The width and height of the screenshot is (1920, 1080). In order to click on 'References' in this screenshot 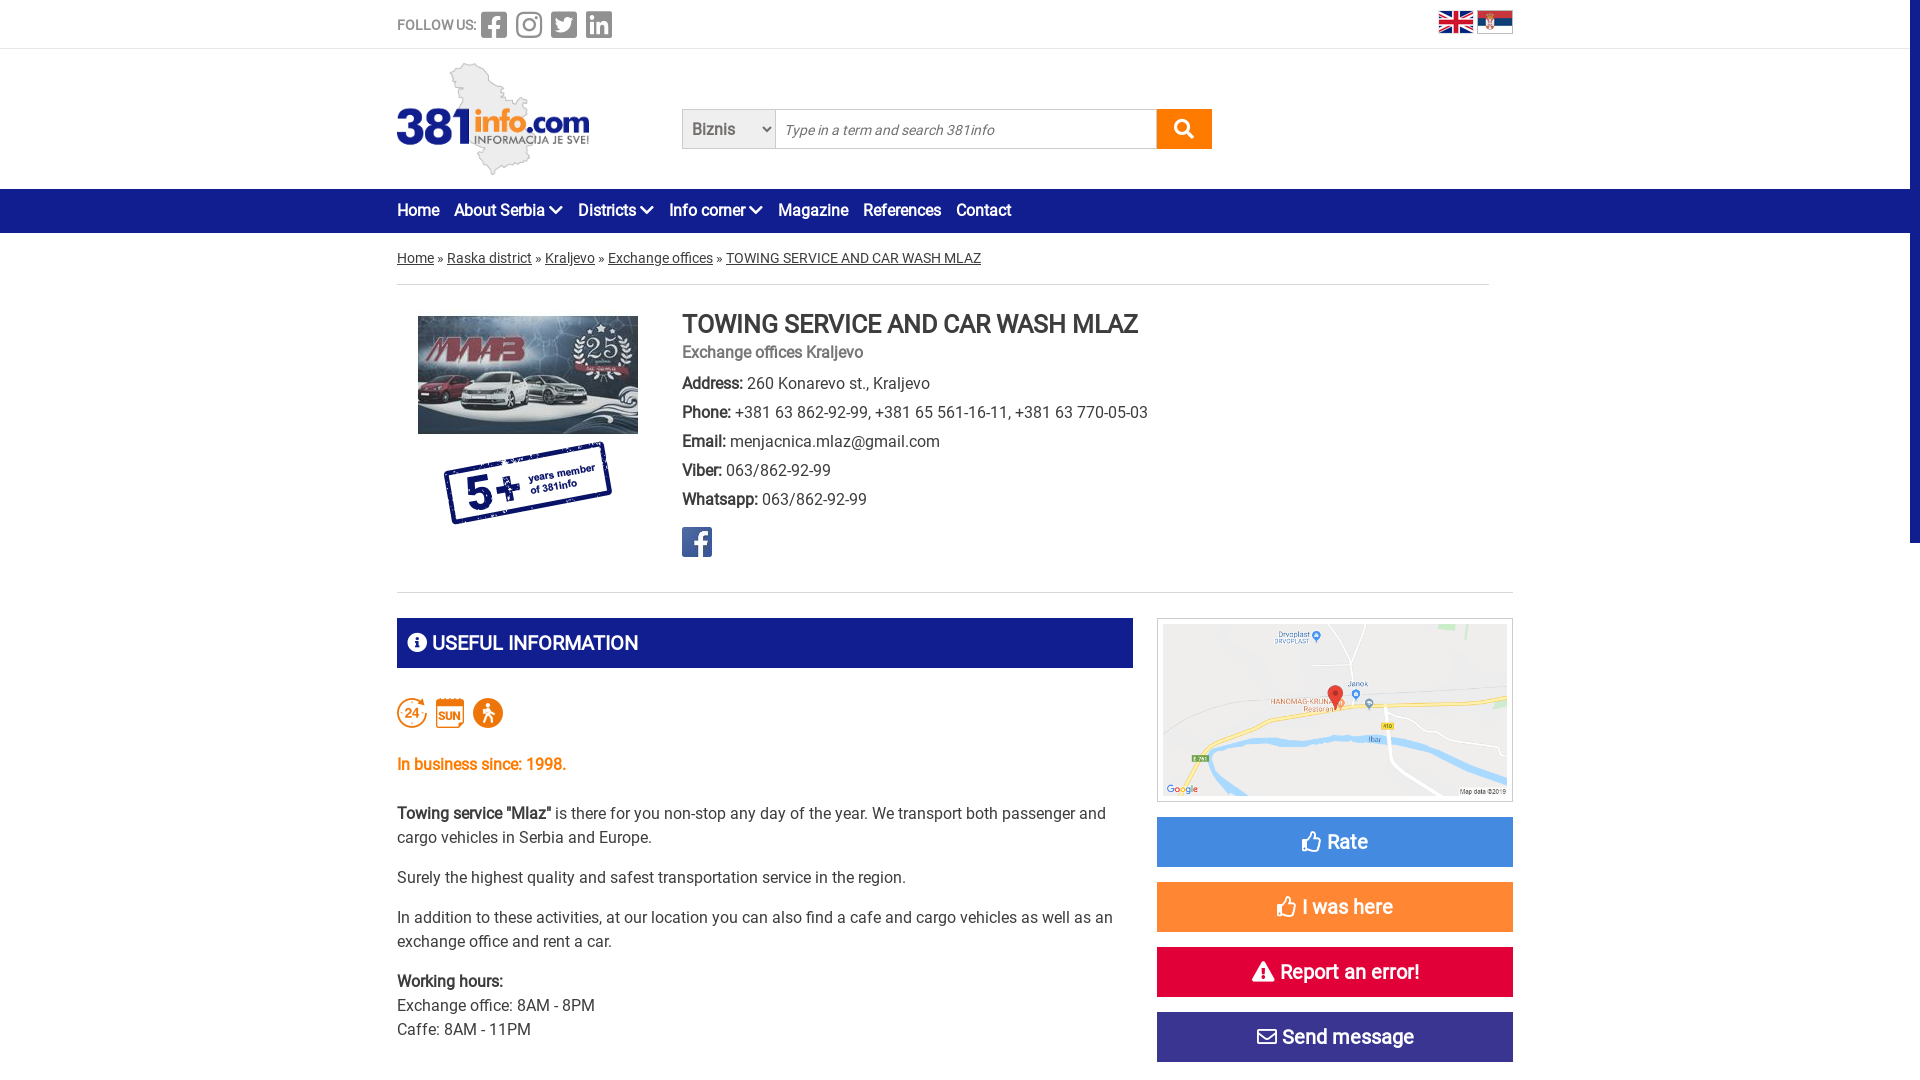, I will do `click(901, 211)`.